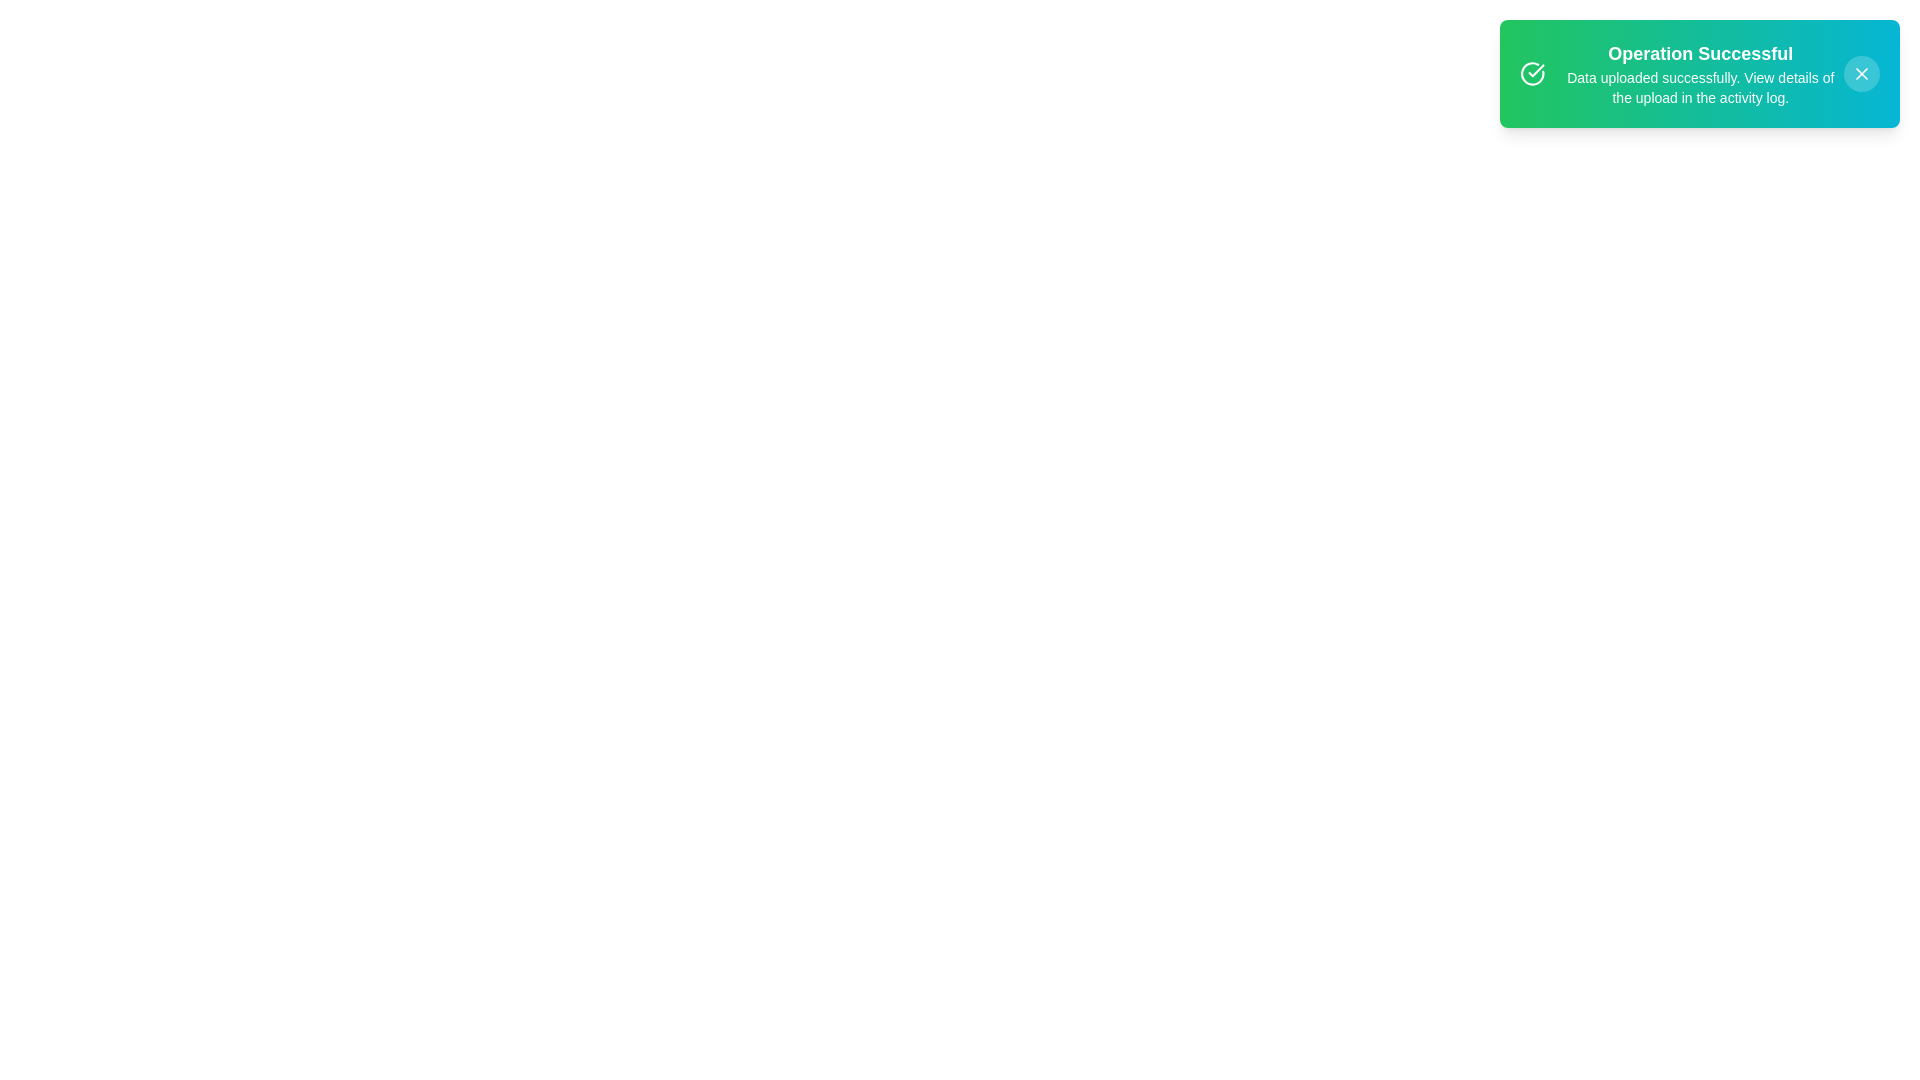  Describe the element at coordinates (1861, 72) in the screenshot. I see `the small circular close button ('X') in the top-right corner of the notification box` at that location.